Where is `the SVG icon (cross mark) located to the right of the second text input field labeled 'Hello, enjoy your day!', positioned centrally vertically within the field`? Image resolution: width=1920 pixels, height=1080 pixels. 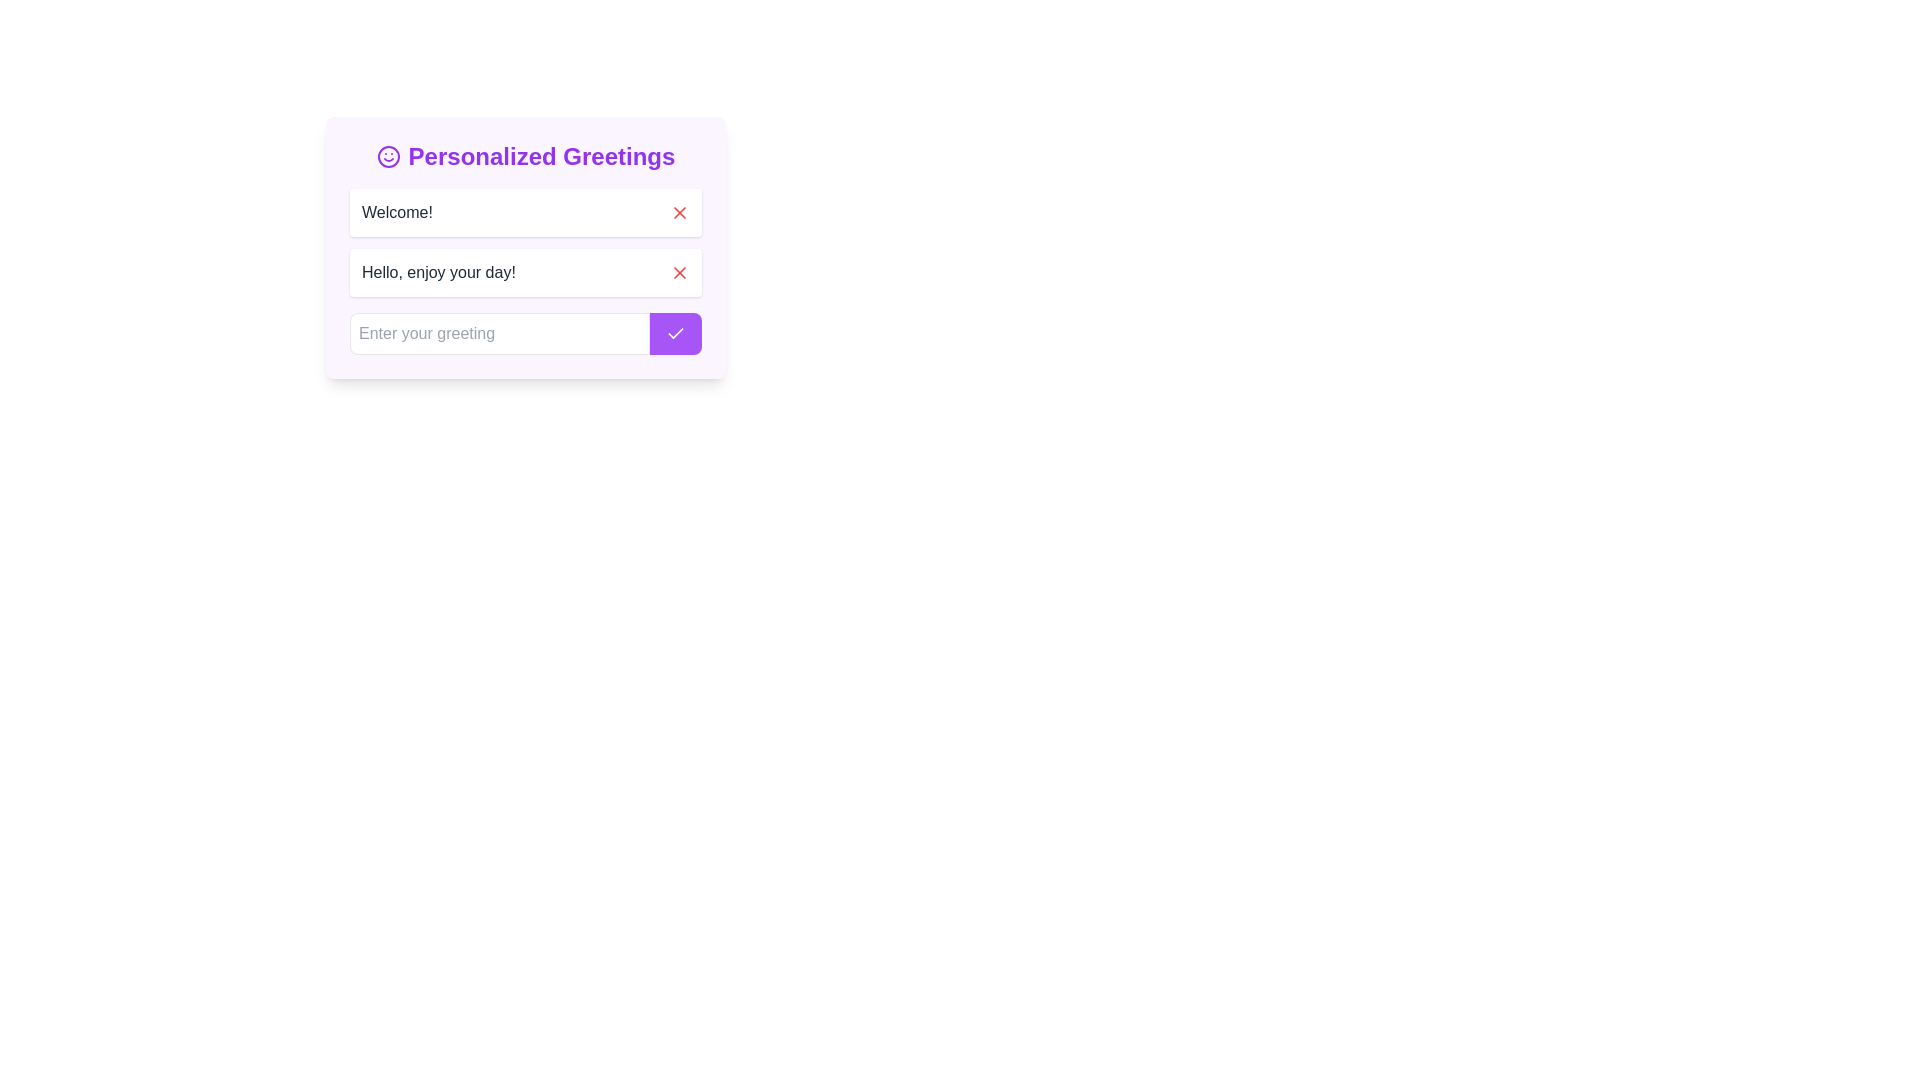 the SVG icon (cross mark) located to the right of the second text input field labeled 'Hello, enjoy your day!', positioned centrally vertically within the field is located at coordinates (680, 212).